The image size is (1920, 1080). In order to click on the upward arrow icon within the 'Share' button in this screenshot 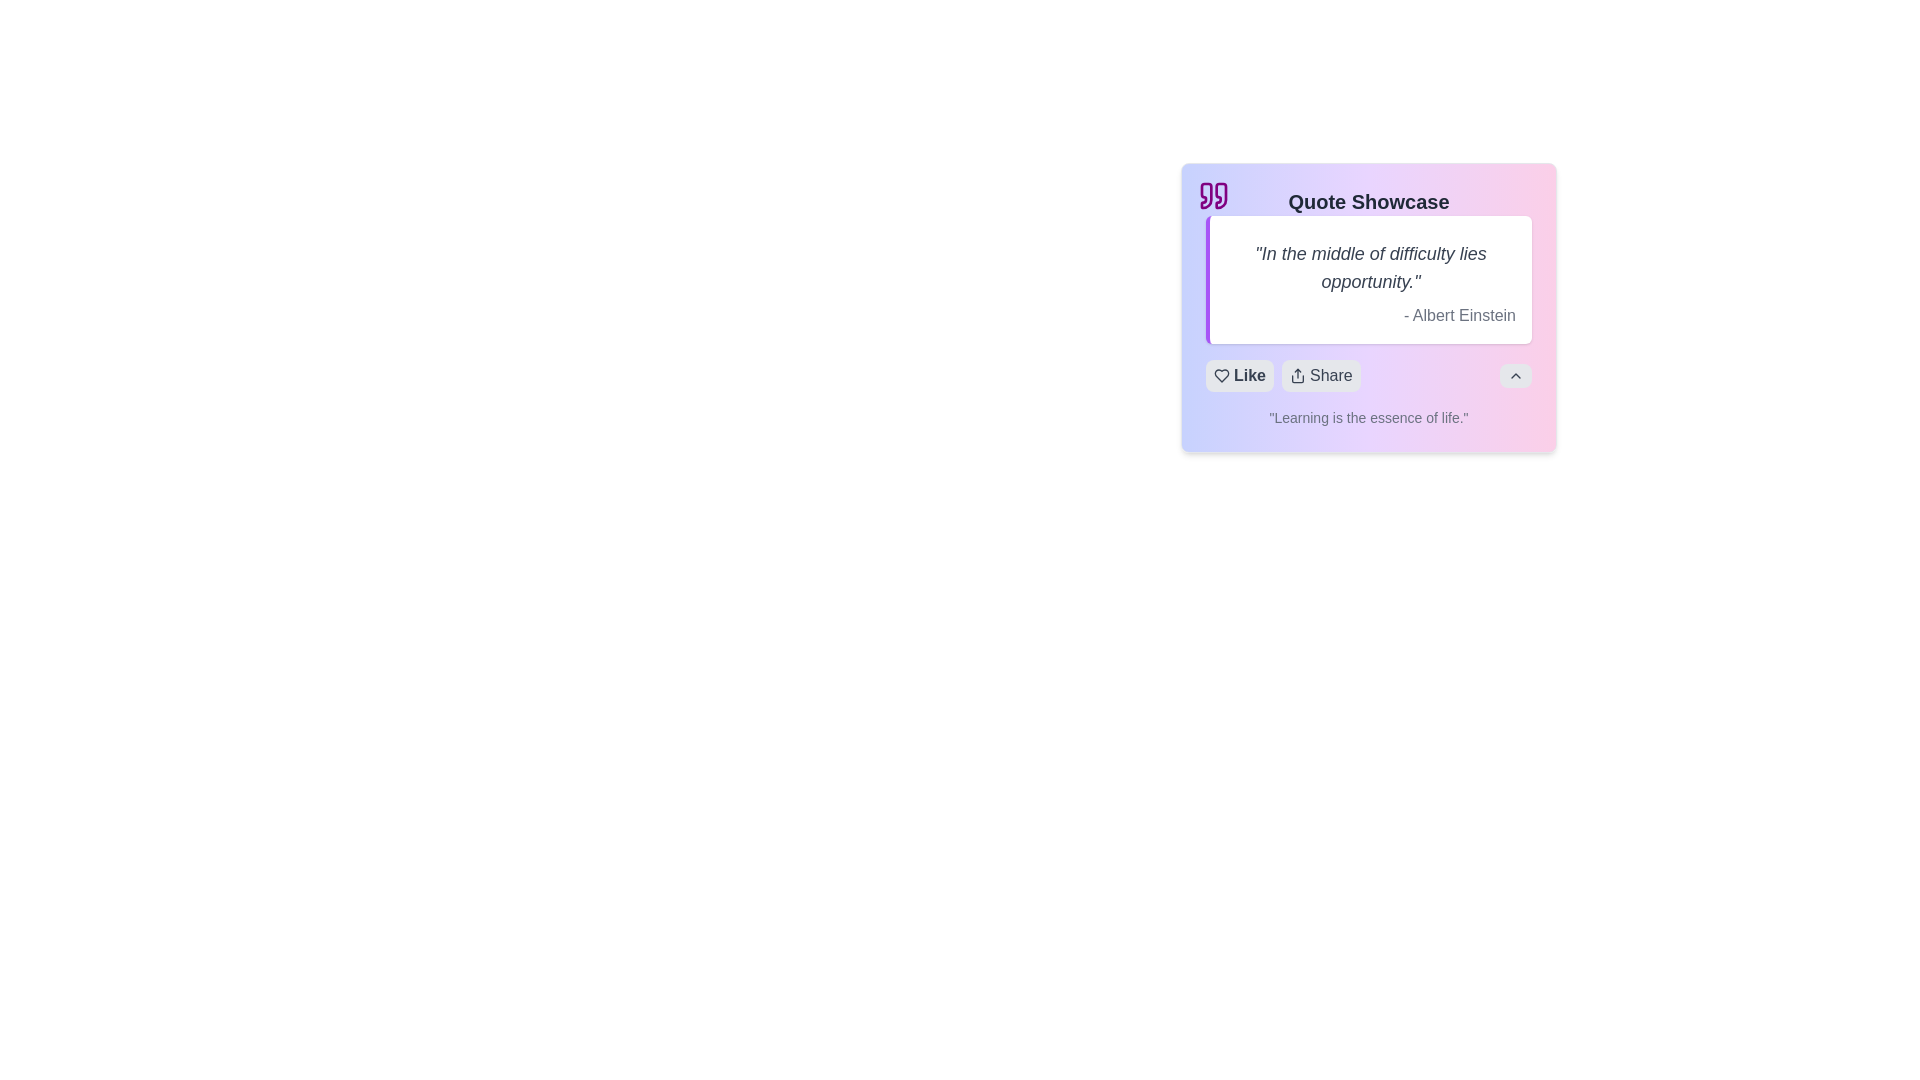, I will do `click(1297, 375)`.